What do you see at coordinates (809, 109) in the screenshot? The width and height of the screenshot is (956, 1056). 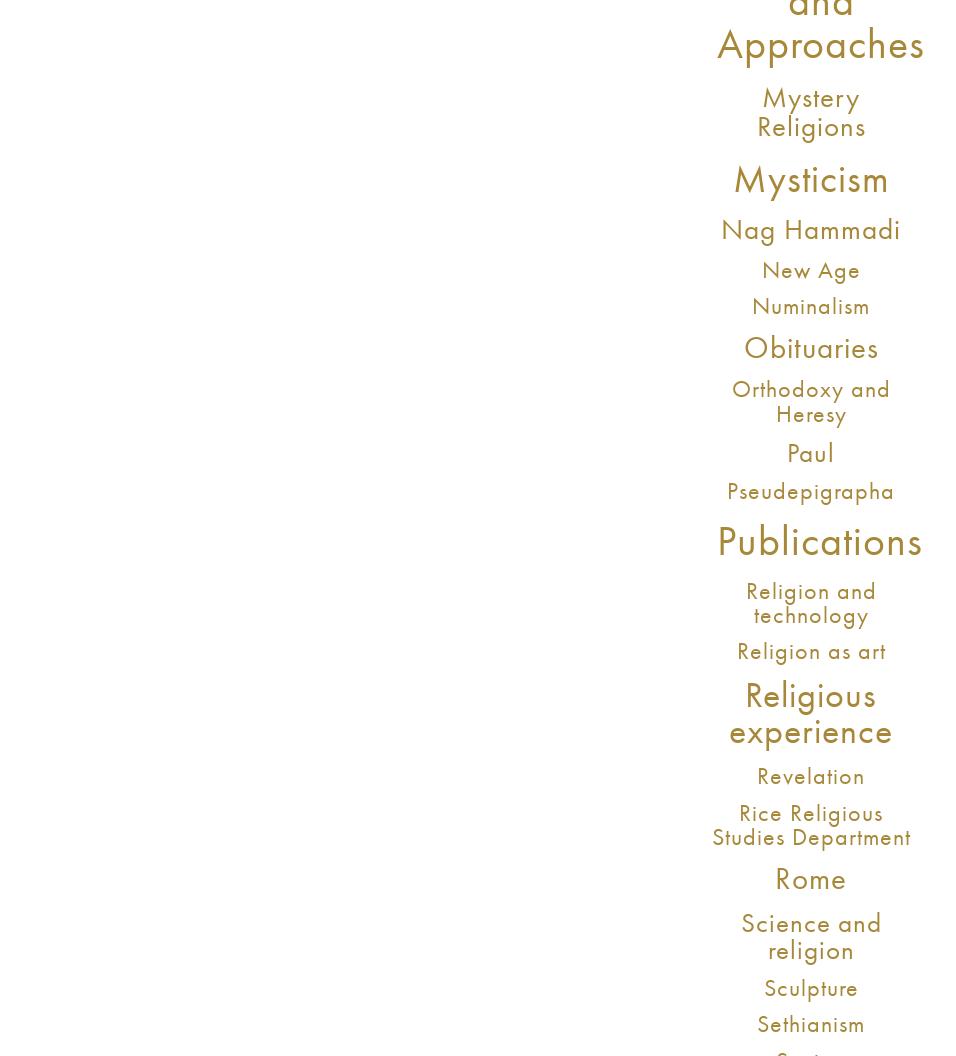 I see `'Mystery Religions'` at bounding box center [809, 109].